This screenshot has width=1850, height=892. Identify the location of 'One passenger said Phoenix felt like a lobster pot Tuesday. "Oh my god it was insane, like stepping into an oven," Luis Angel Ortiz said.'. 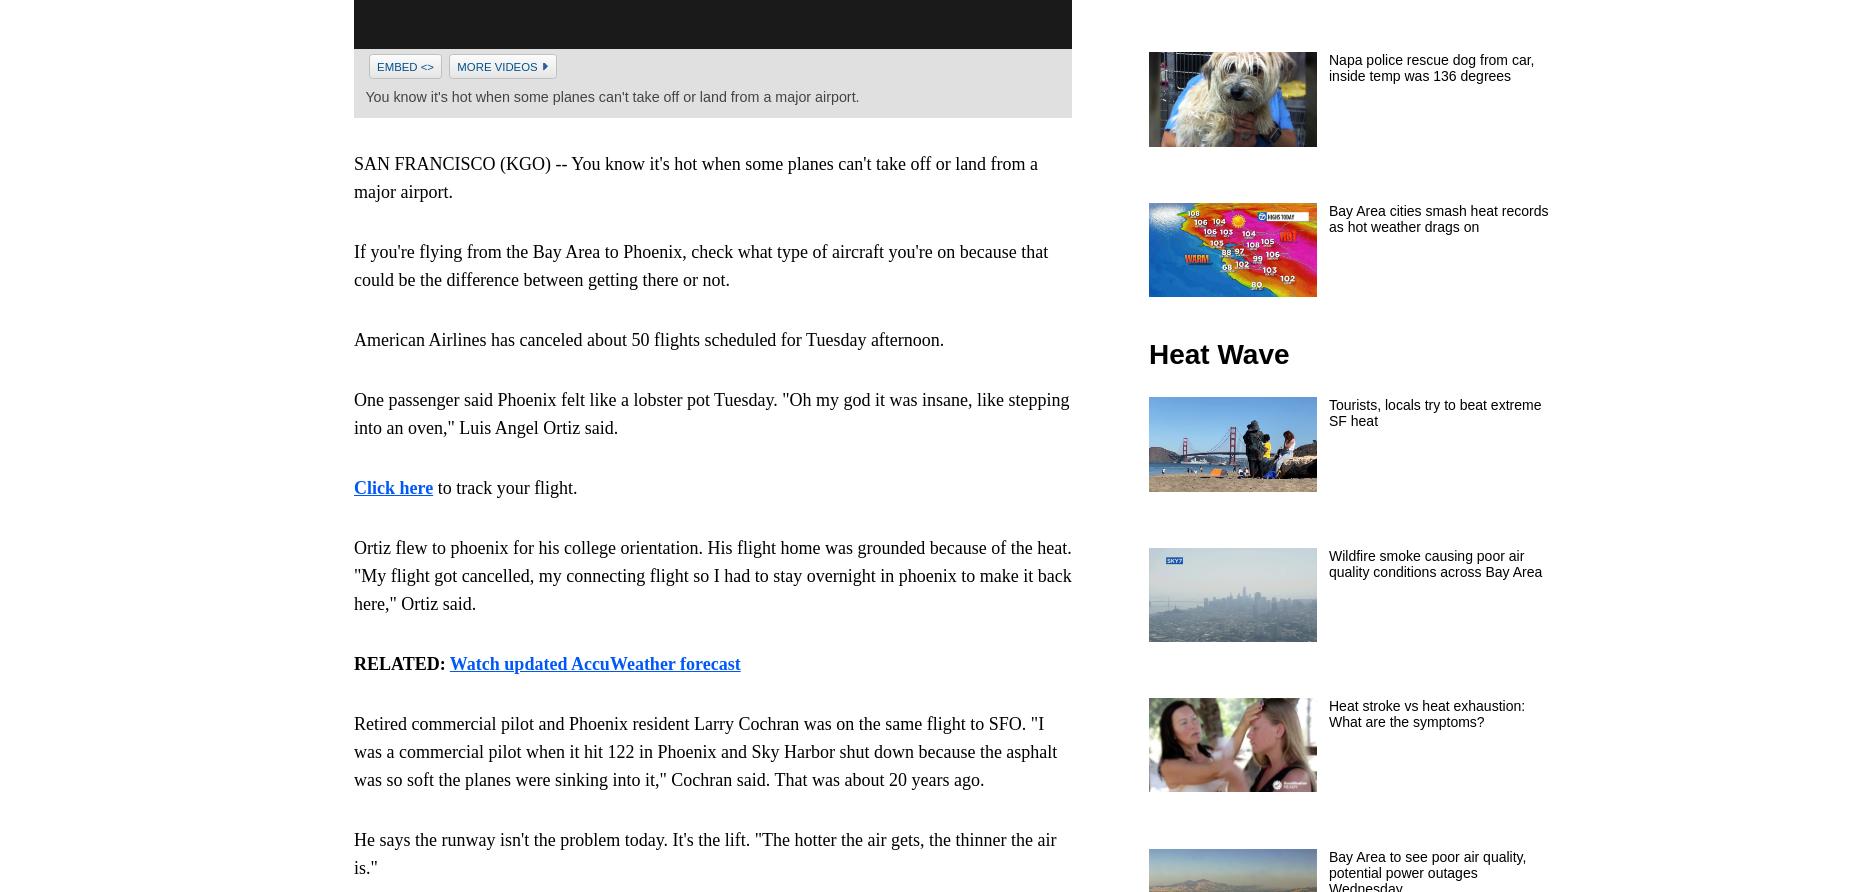
(711, 412).